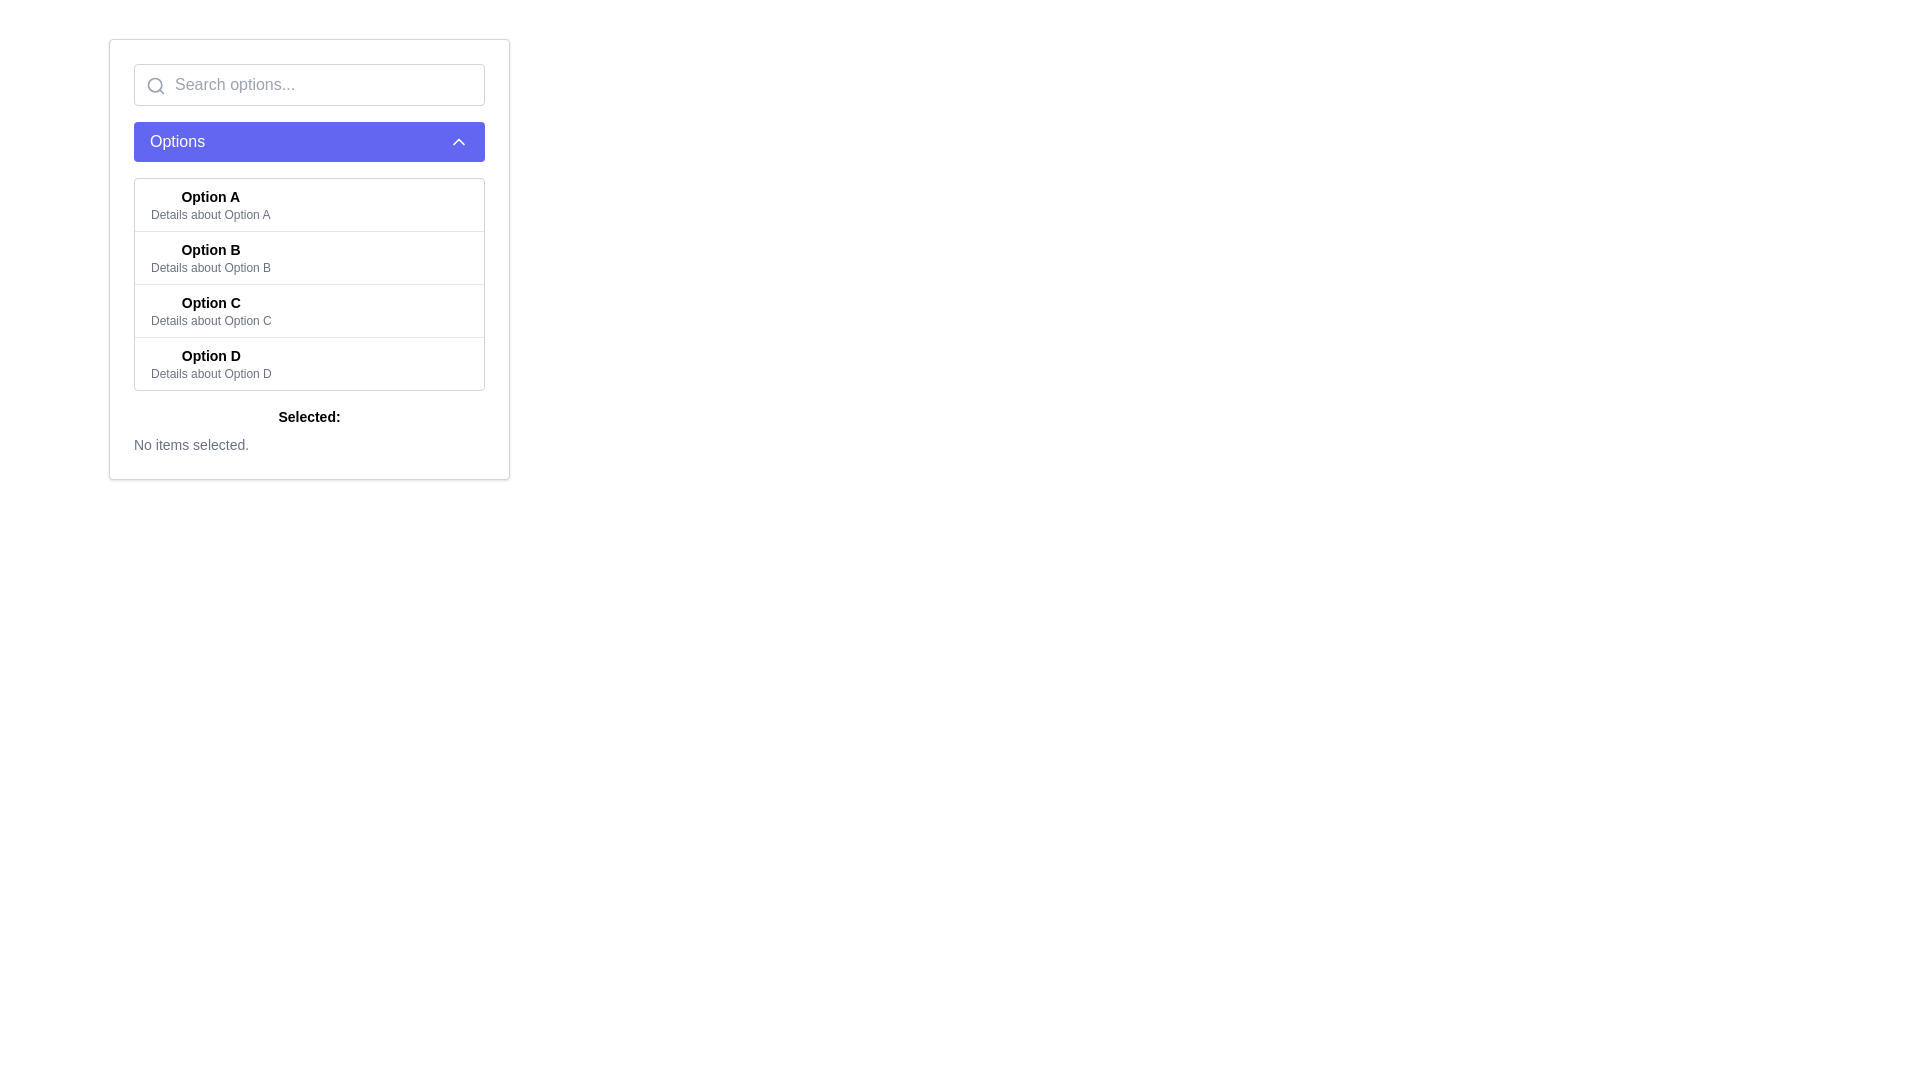 The image size is (1920, 1080). I want to click on displayed text of the label representing the second option in the dropdown menu, located immediately beneath 'Option A', so click(211, 249).